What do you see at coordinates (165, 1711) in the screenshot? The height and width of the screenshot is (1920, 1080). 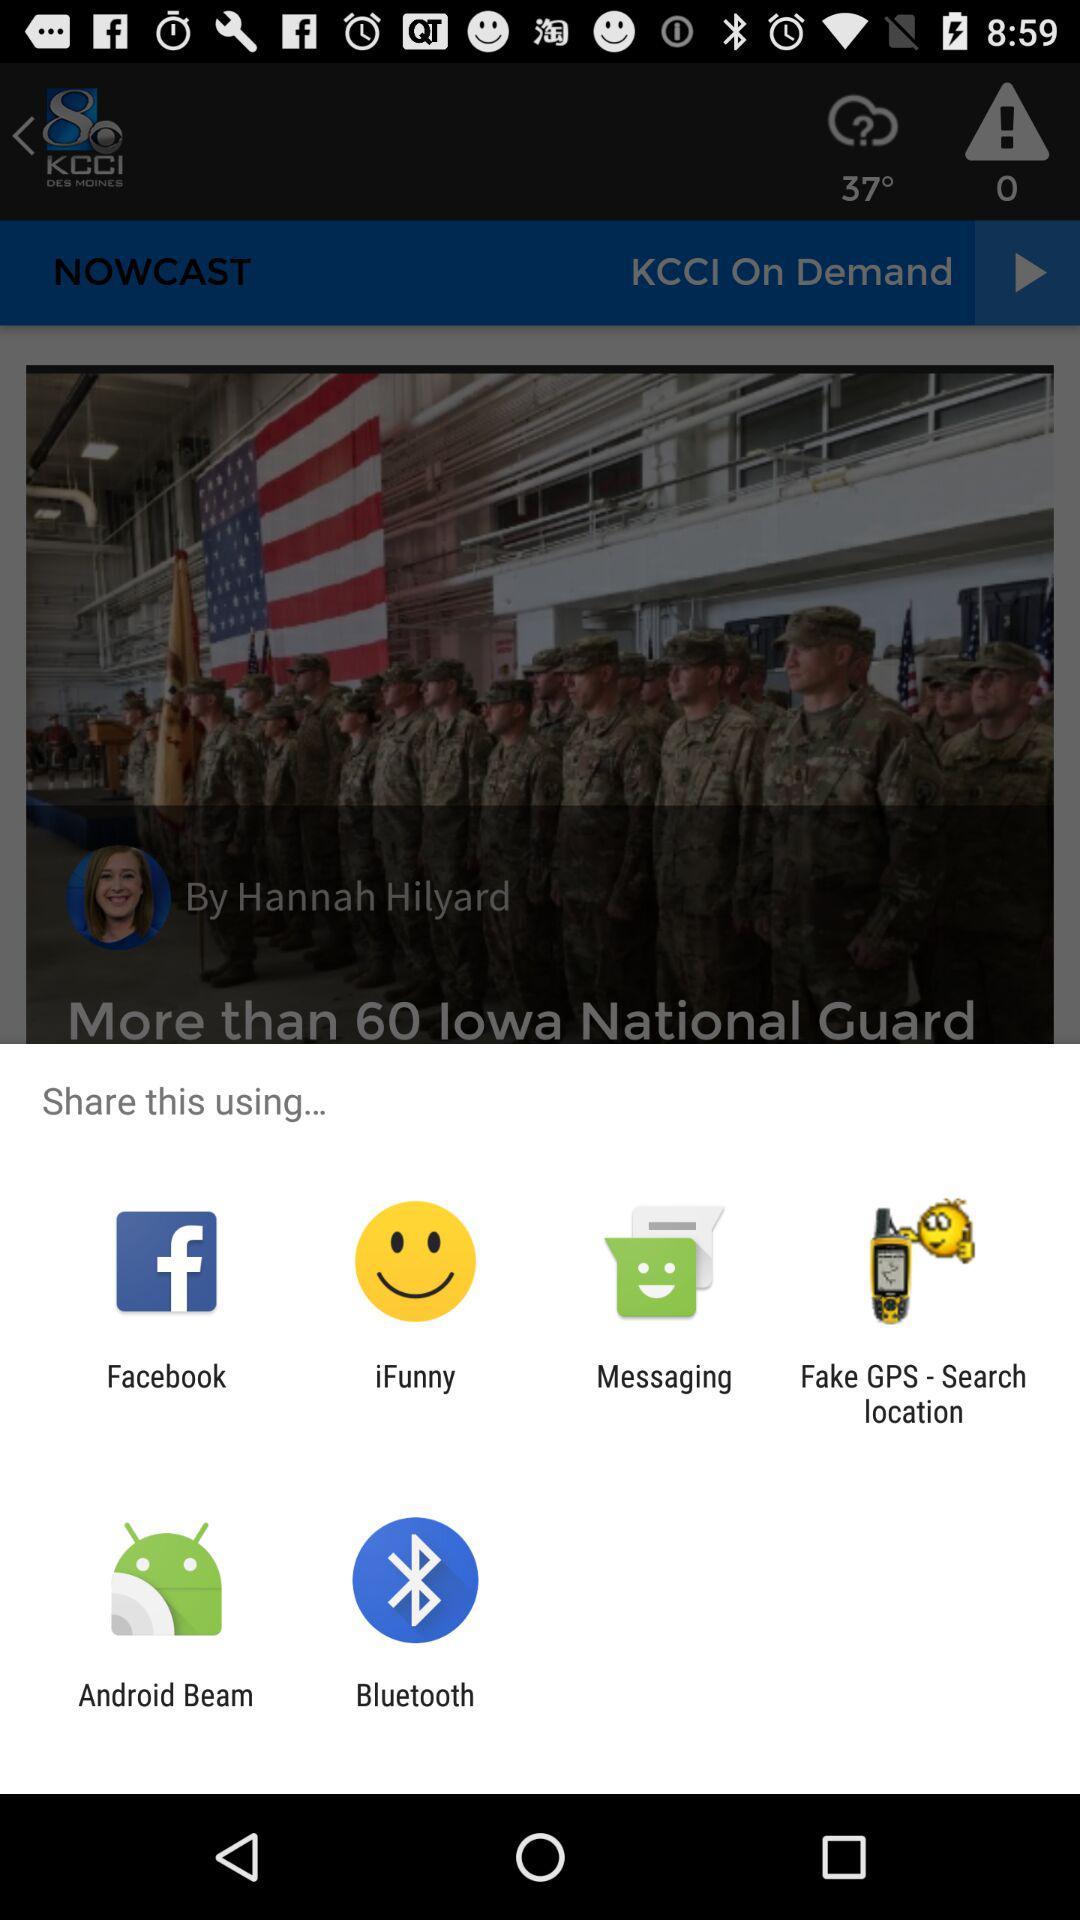 I see `item to the left of the bluetooth icon` at bounding box center [165, 1711].